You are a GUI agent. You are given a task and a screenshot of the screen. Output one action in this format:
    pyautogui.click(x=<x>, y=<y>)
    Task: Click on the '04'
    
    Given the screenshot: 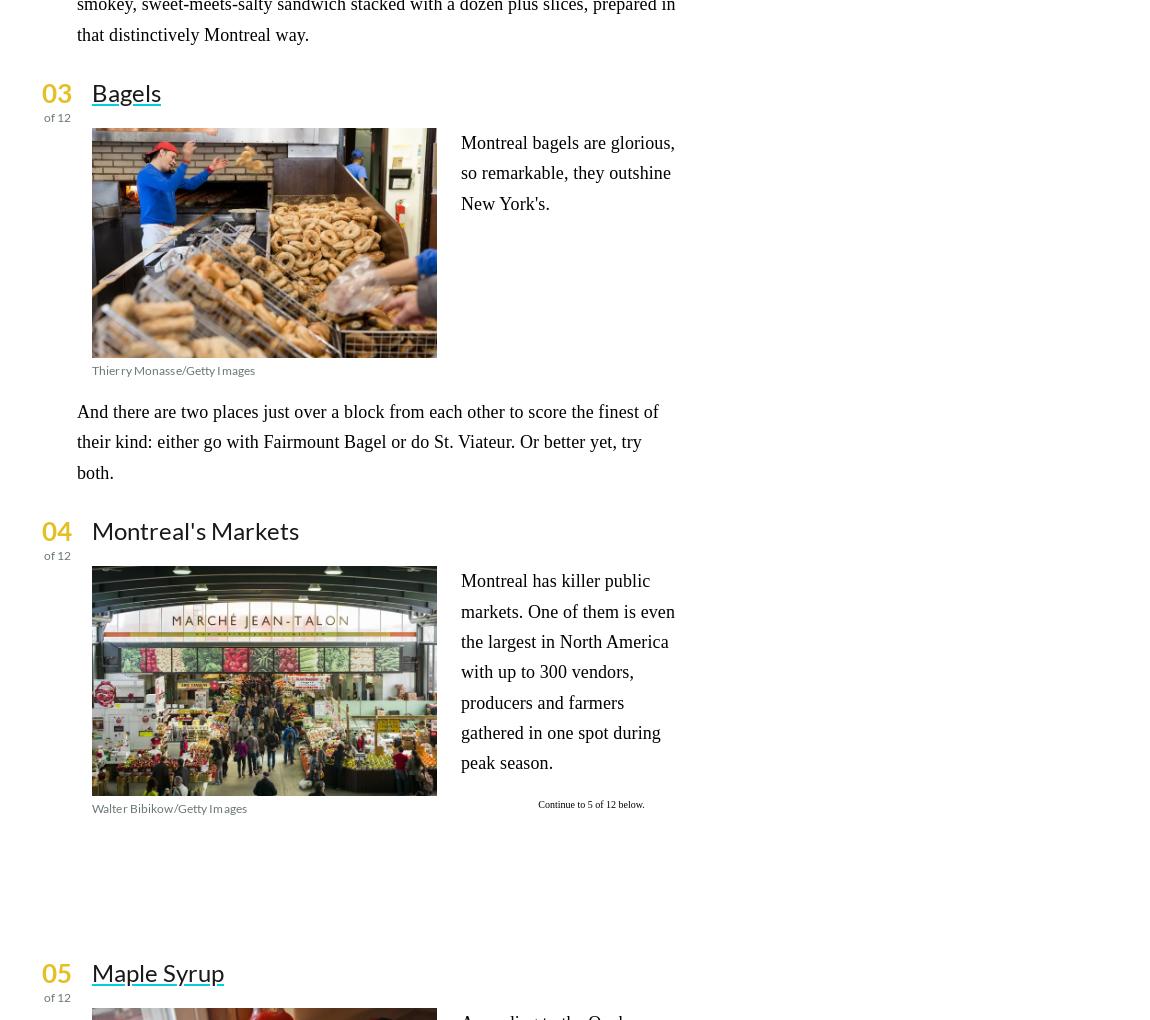 What is the action you would take?
    pyautogui.click(x=40, y=530)
    